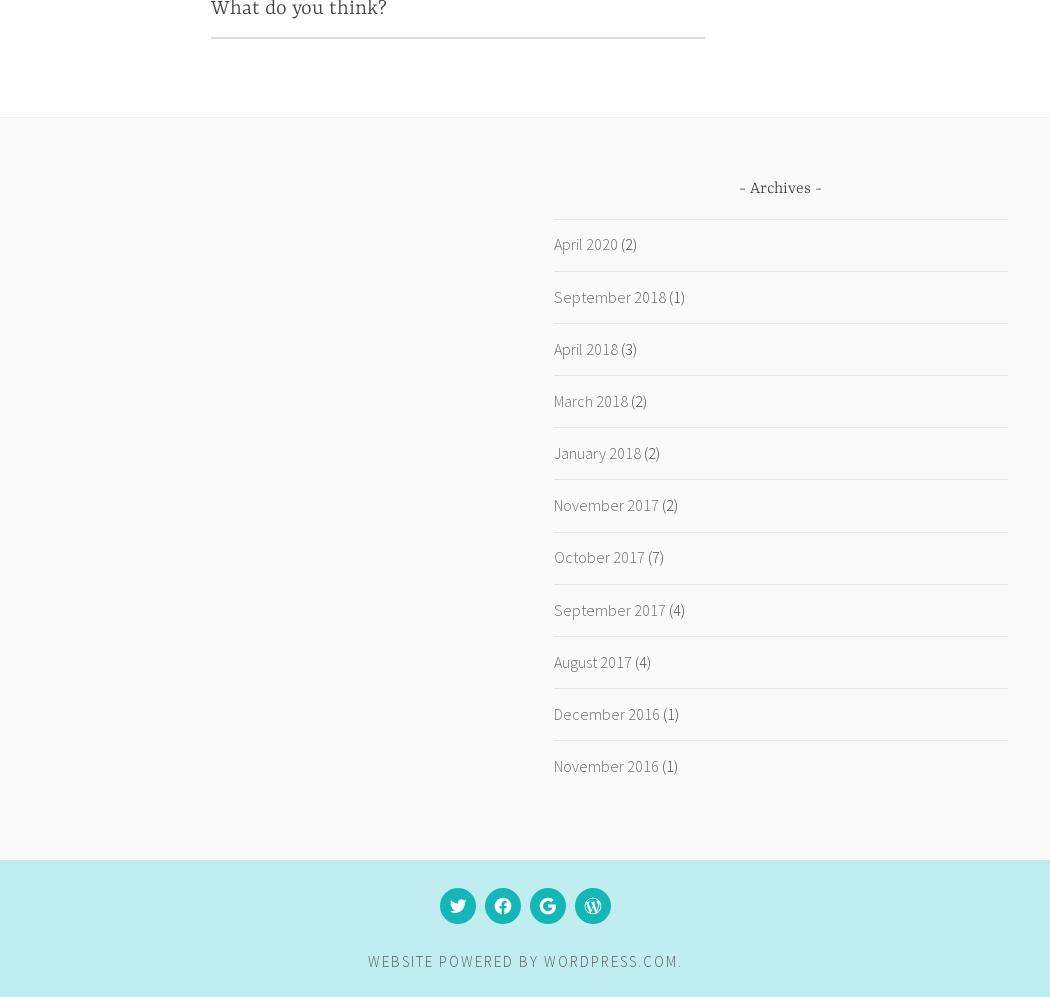  I want to click on 'November 2017', so click(605, 503).